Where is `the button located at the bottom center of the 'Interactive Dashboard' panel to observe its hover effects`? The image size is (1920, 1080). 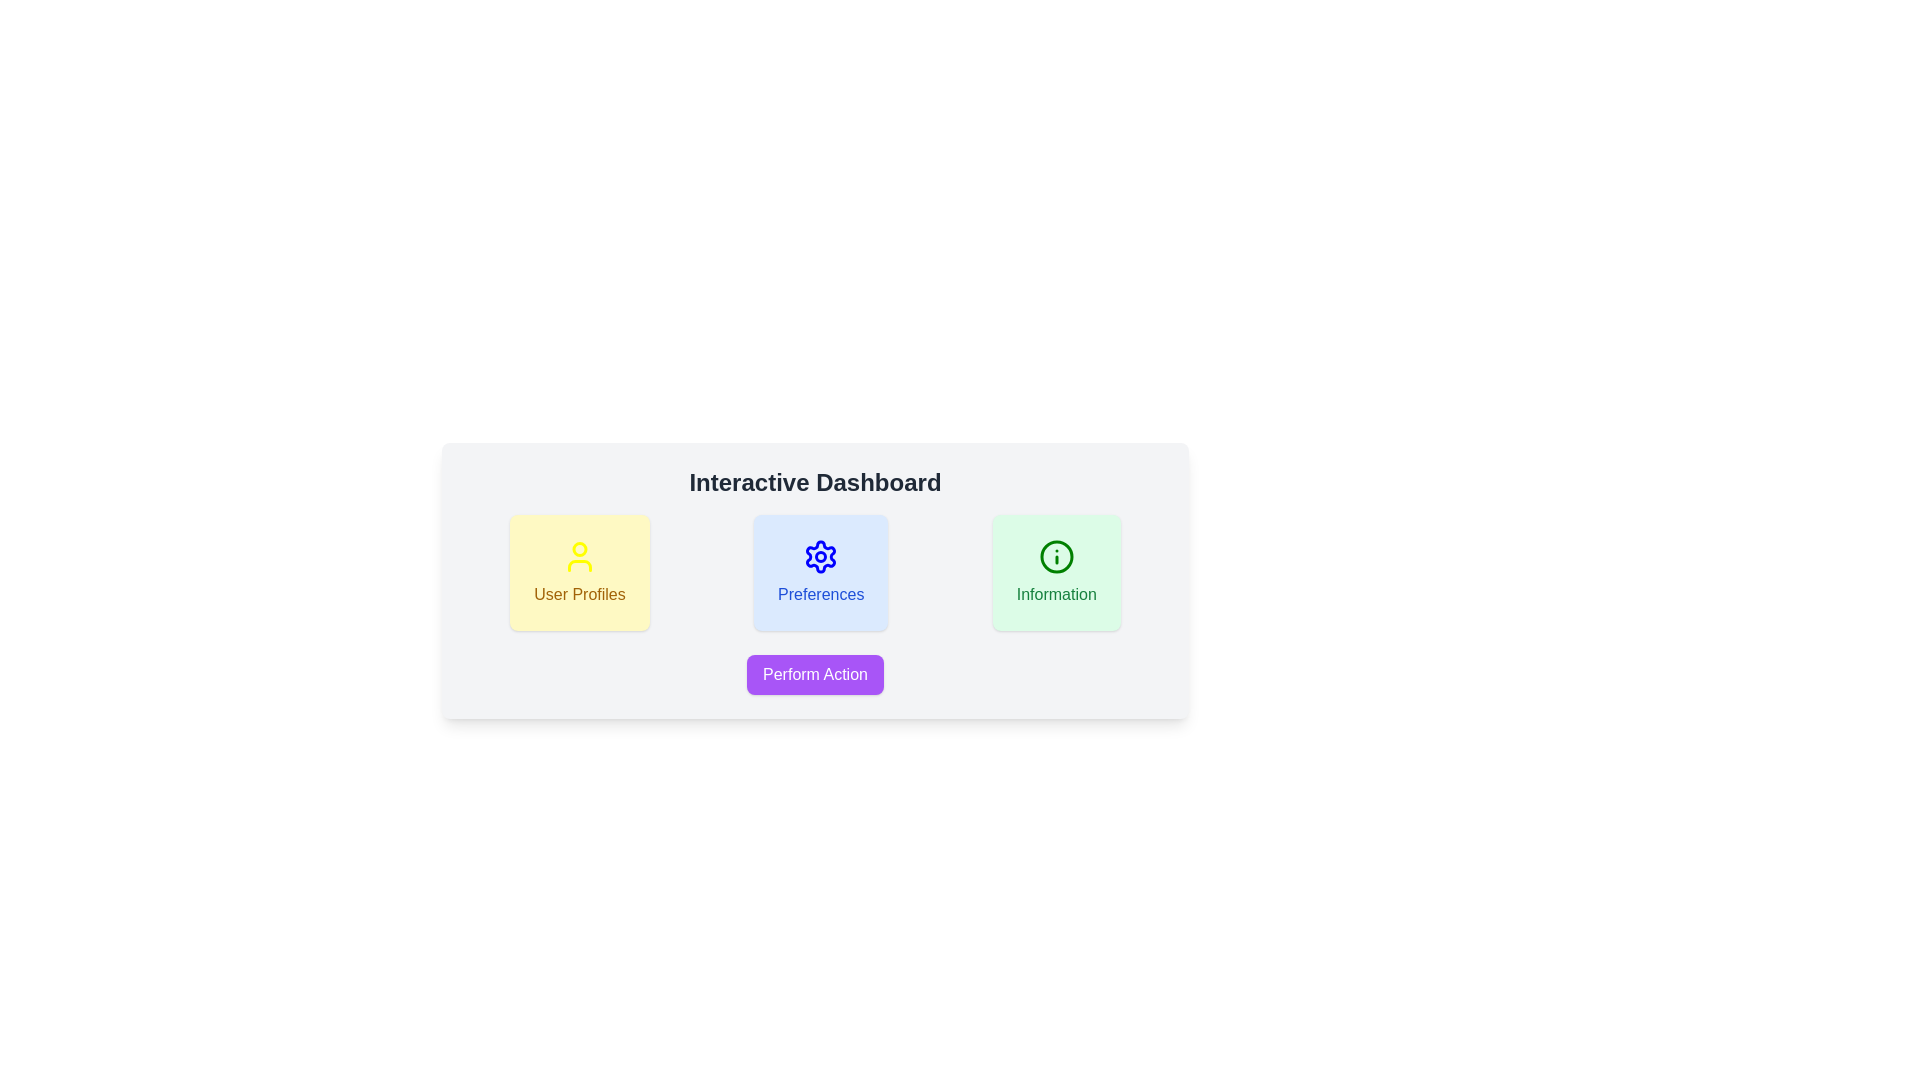 the button located at the bottom center of the 'Interactive Dashboard' panel to observe its hover effects is located at coordinates (815, 675).